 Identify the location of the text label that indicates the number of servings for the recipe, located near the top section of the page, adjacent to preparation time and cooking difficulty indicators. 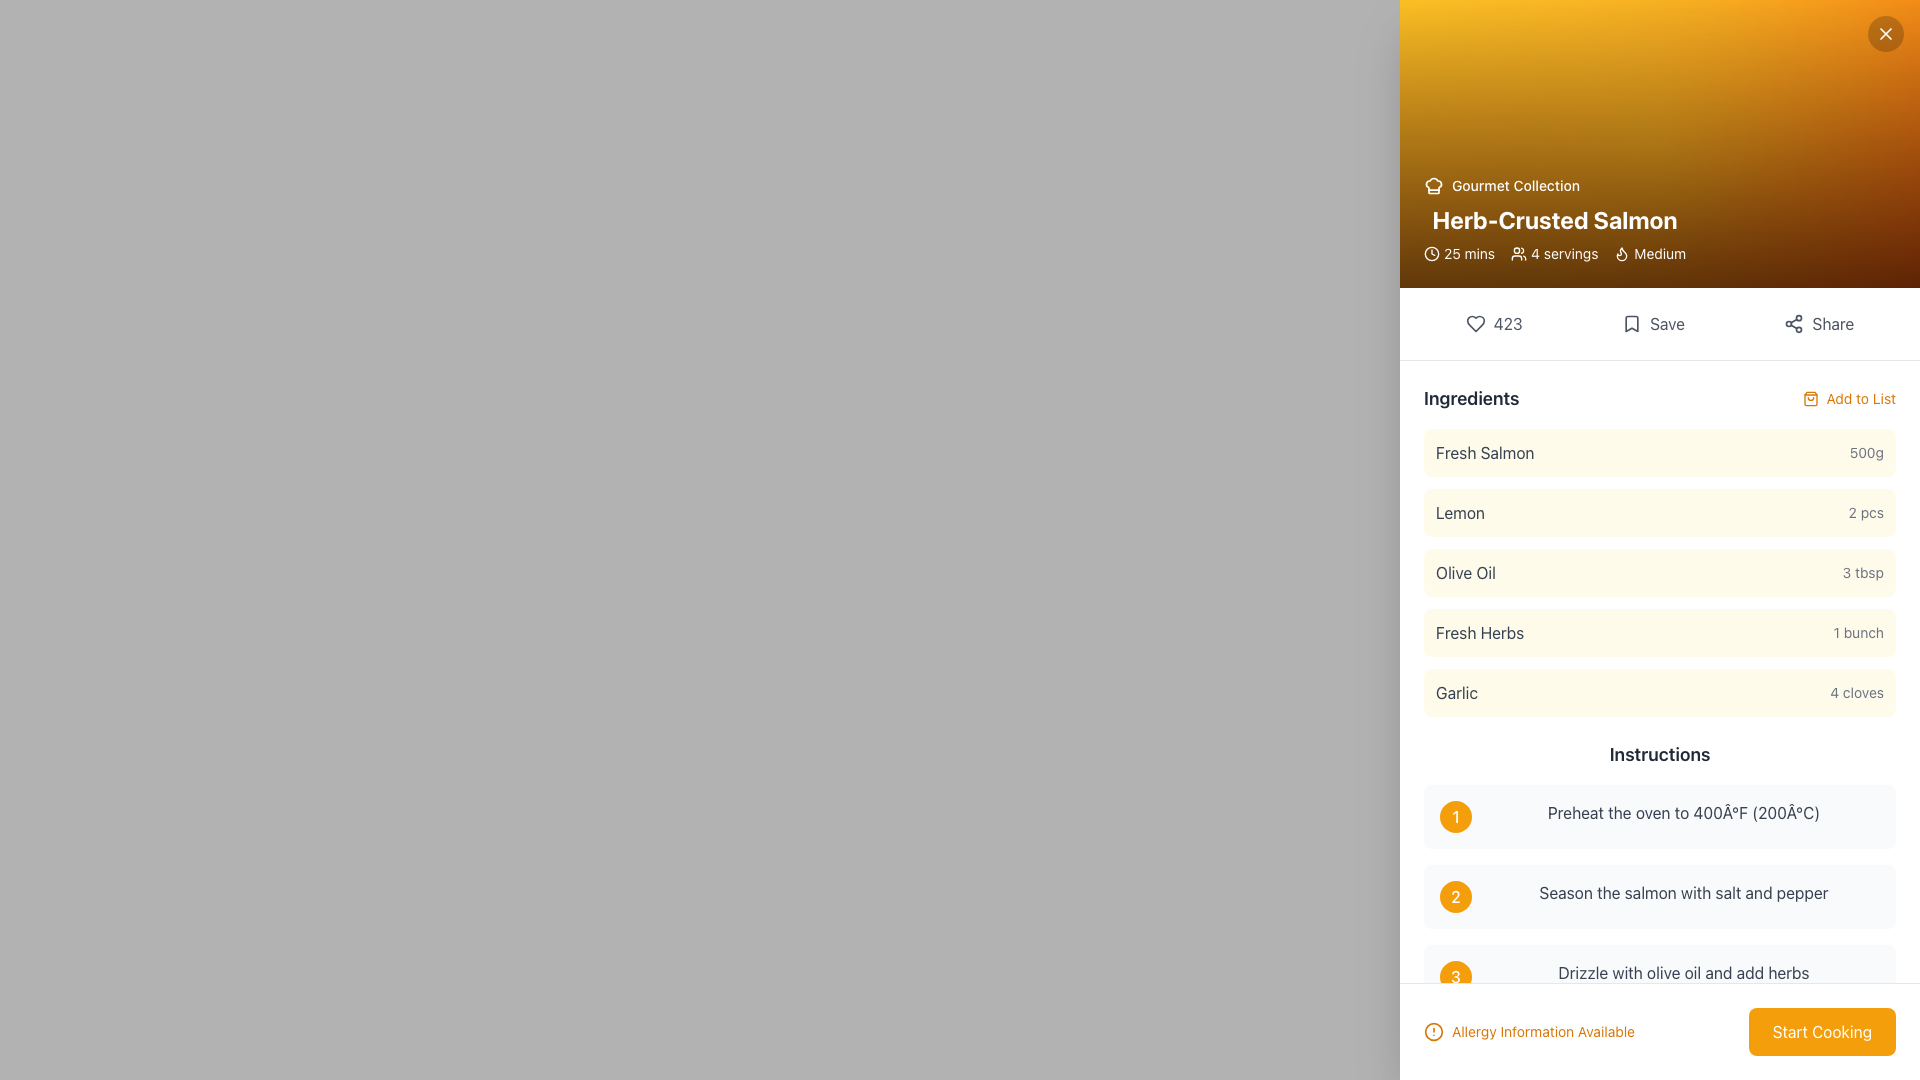
(1563, 253).